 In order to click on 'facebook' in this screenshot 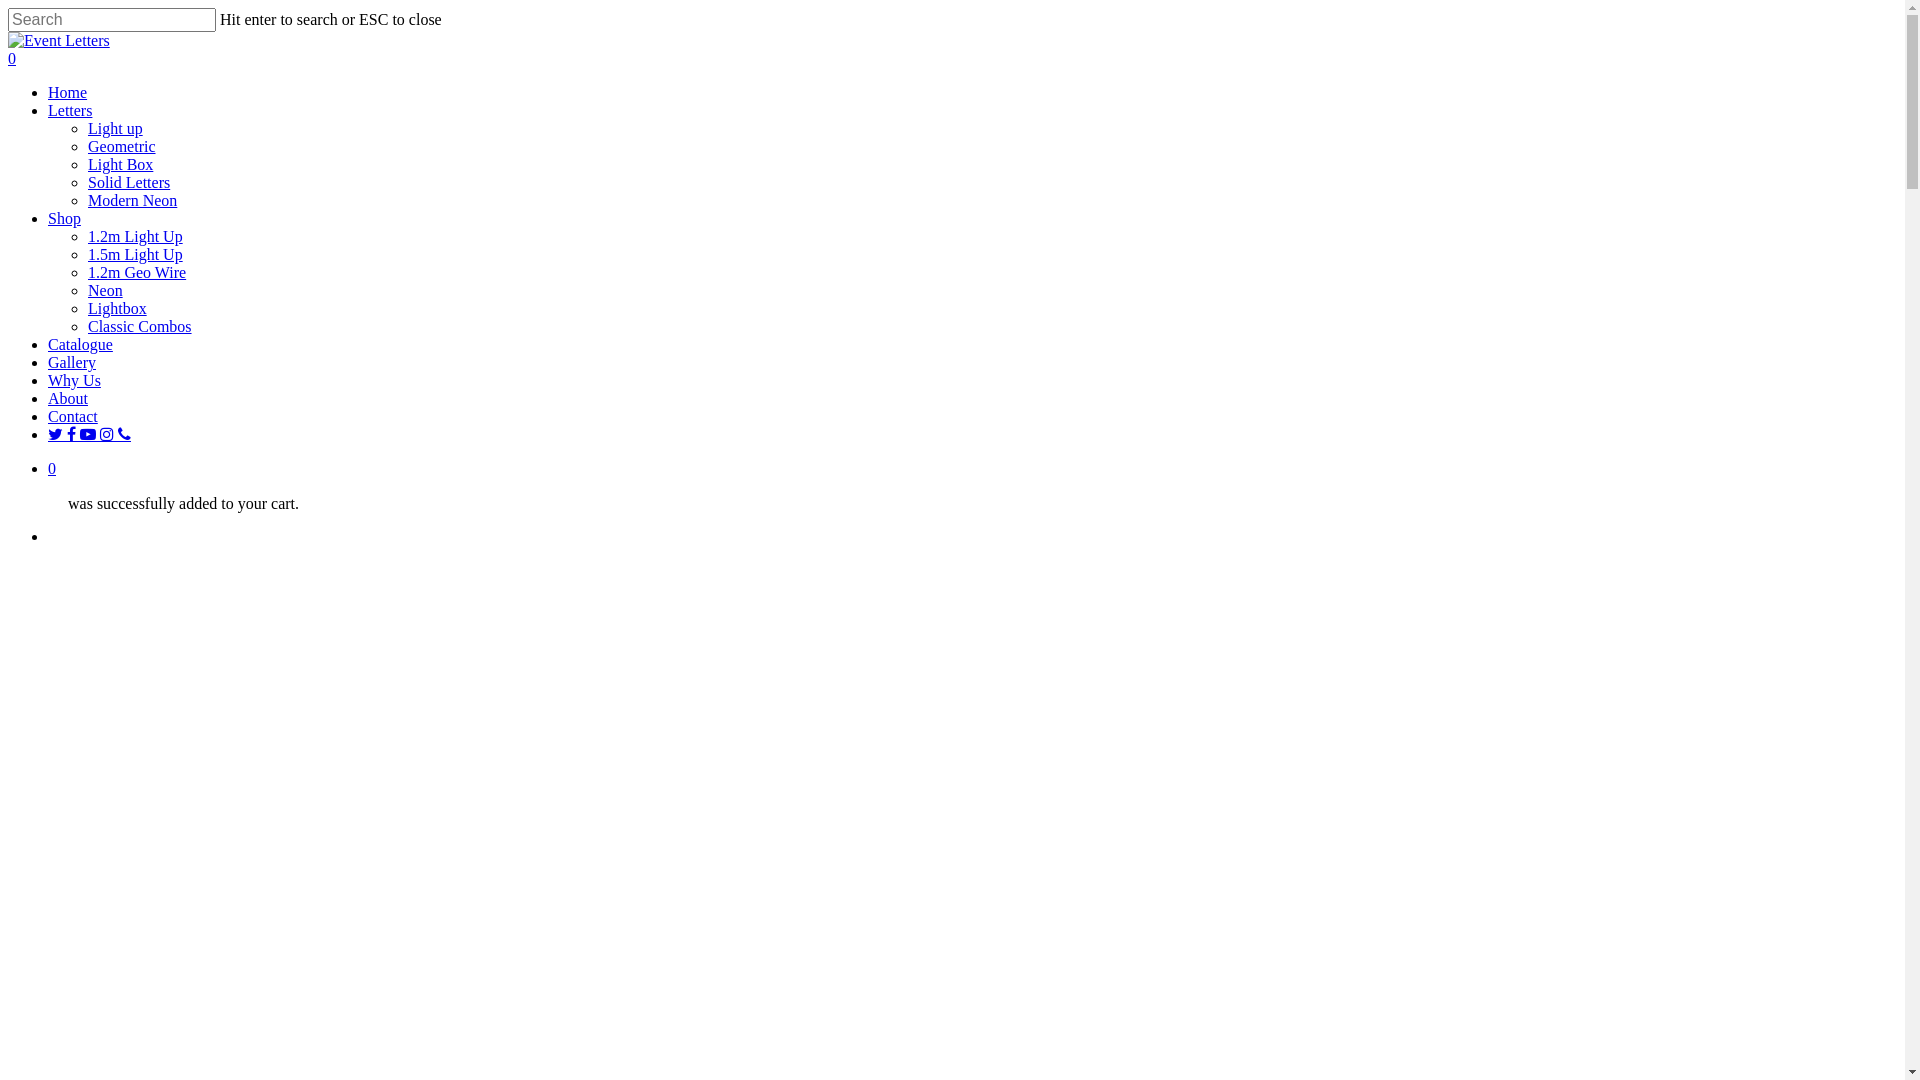, I will do `click(67, 433)`.